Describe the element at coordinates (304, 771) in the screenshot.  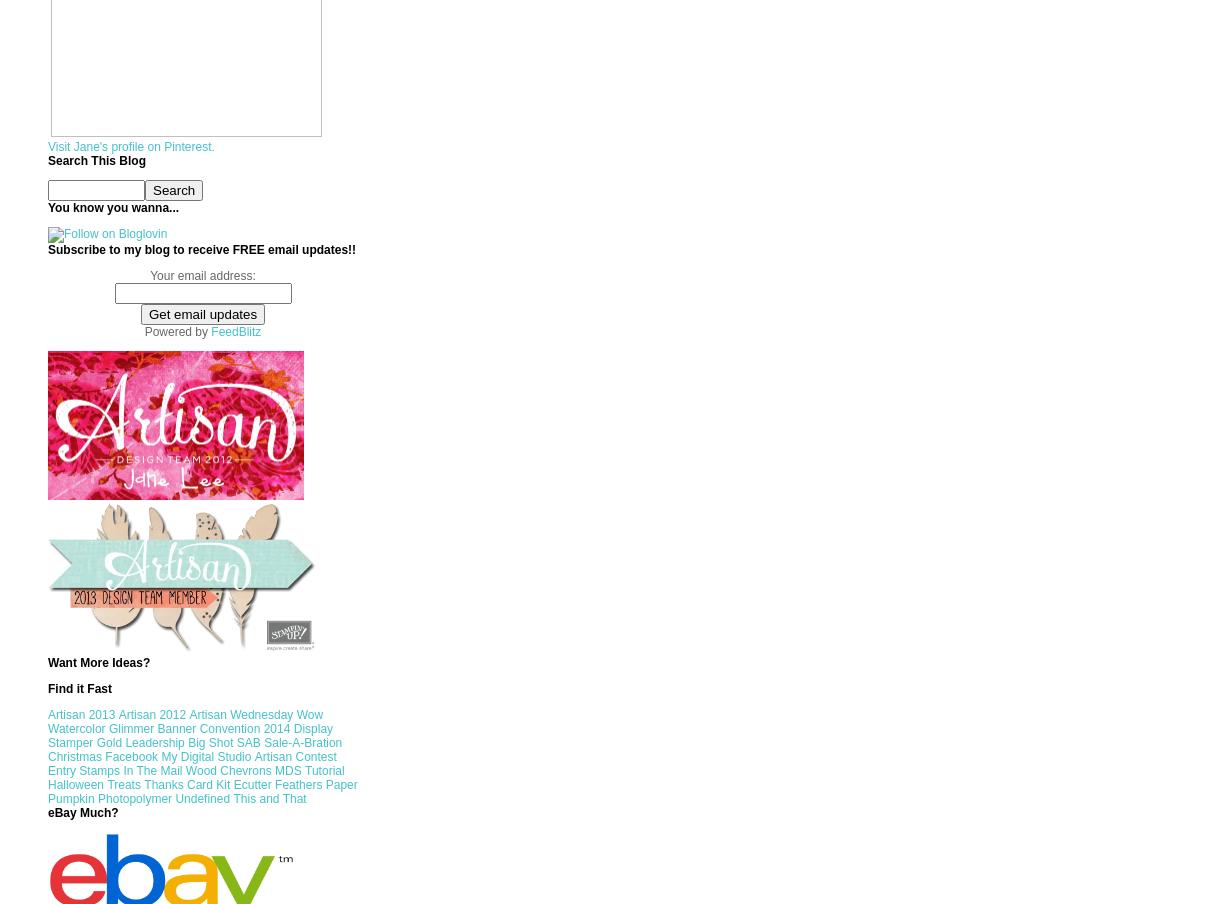
I see `'Tutorial'` at that location.